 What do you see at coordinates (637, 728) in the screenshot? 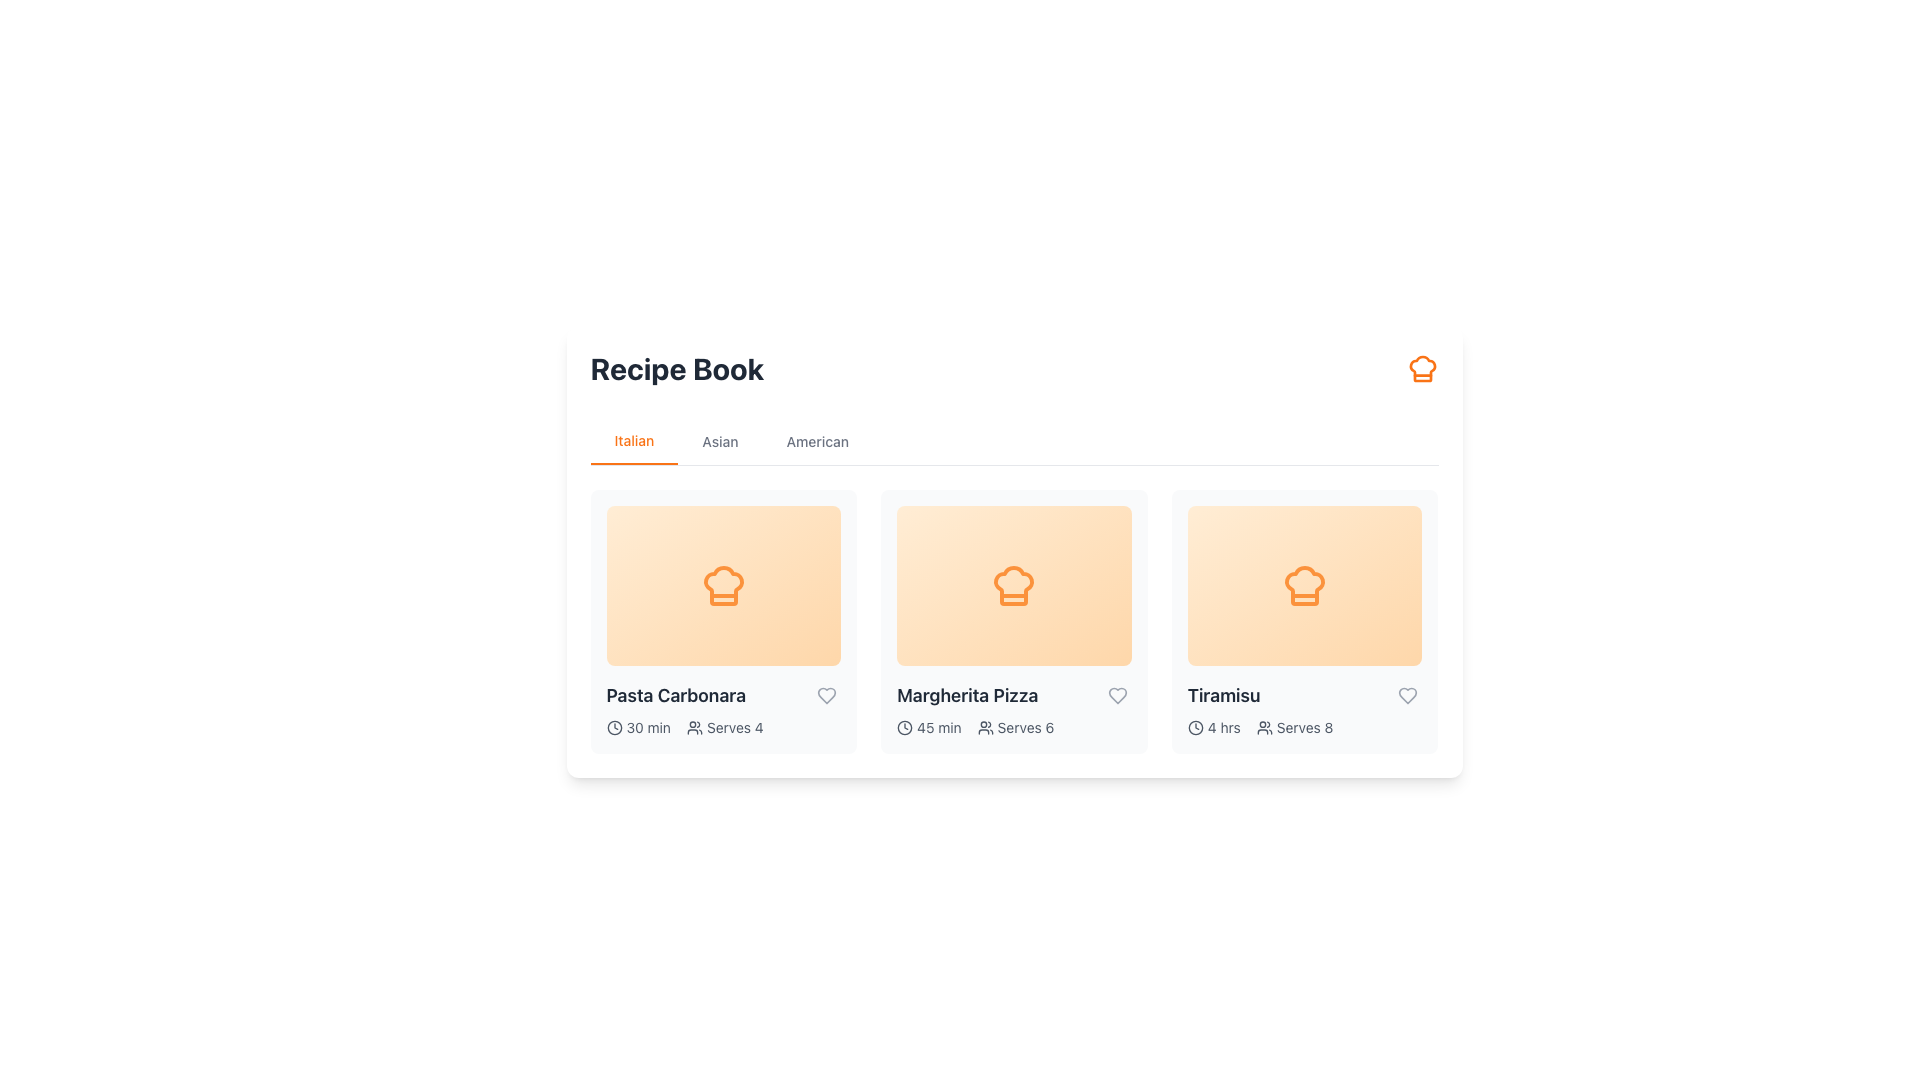
I see `the static display component featuring a clock icon and the text '30 min', located in the first card under the 'Italian' category in the 'Recipe Book' section, positioned above 'Serves 4' and below 'Pasta Carbonara'` at bounding box center [637, 728].